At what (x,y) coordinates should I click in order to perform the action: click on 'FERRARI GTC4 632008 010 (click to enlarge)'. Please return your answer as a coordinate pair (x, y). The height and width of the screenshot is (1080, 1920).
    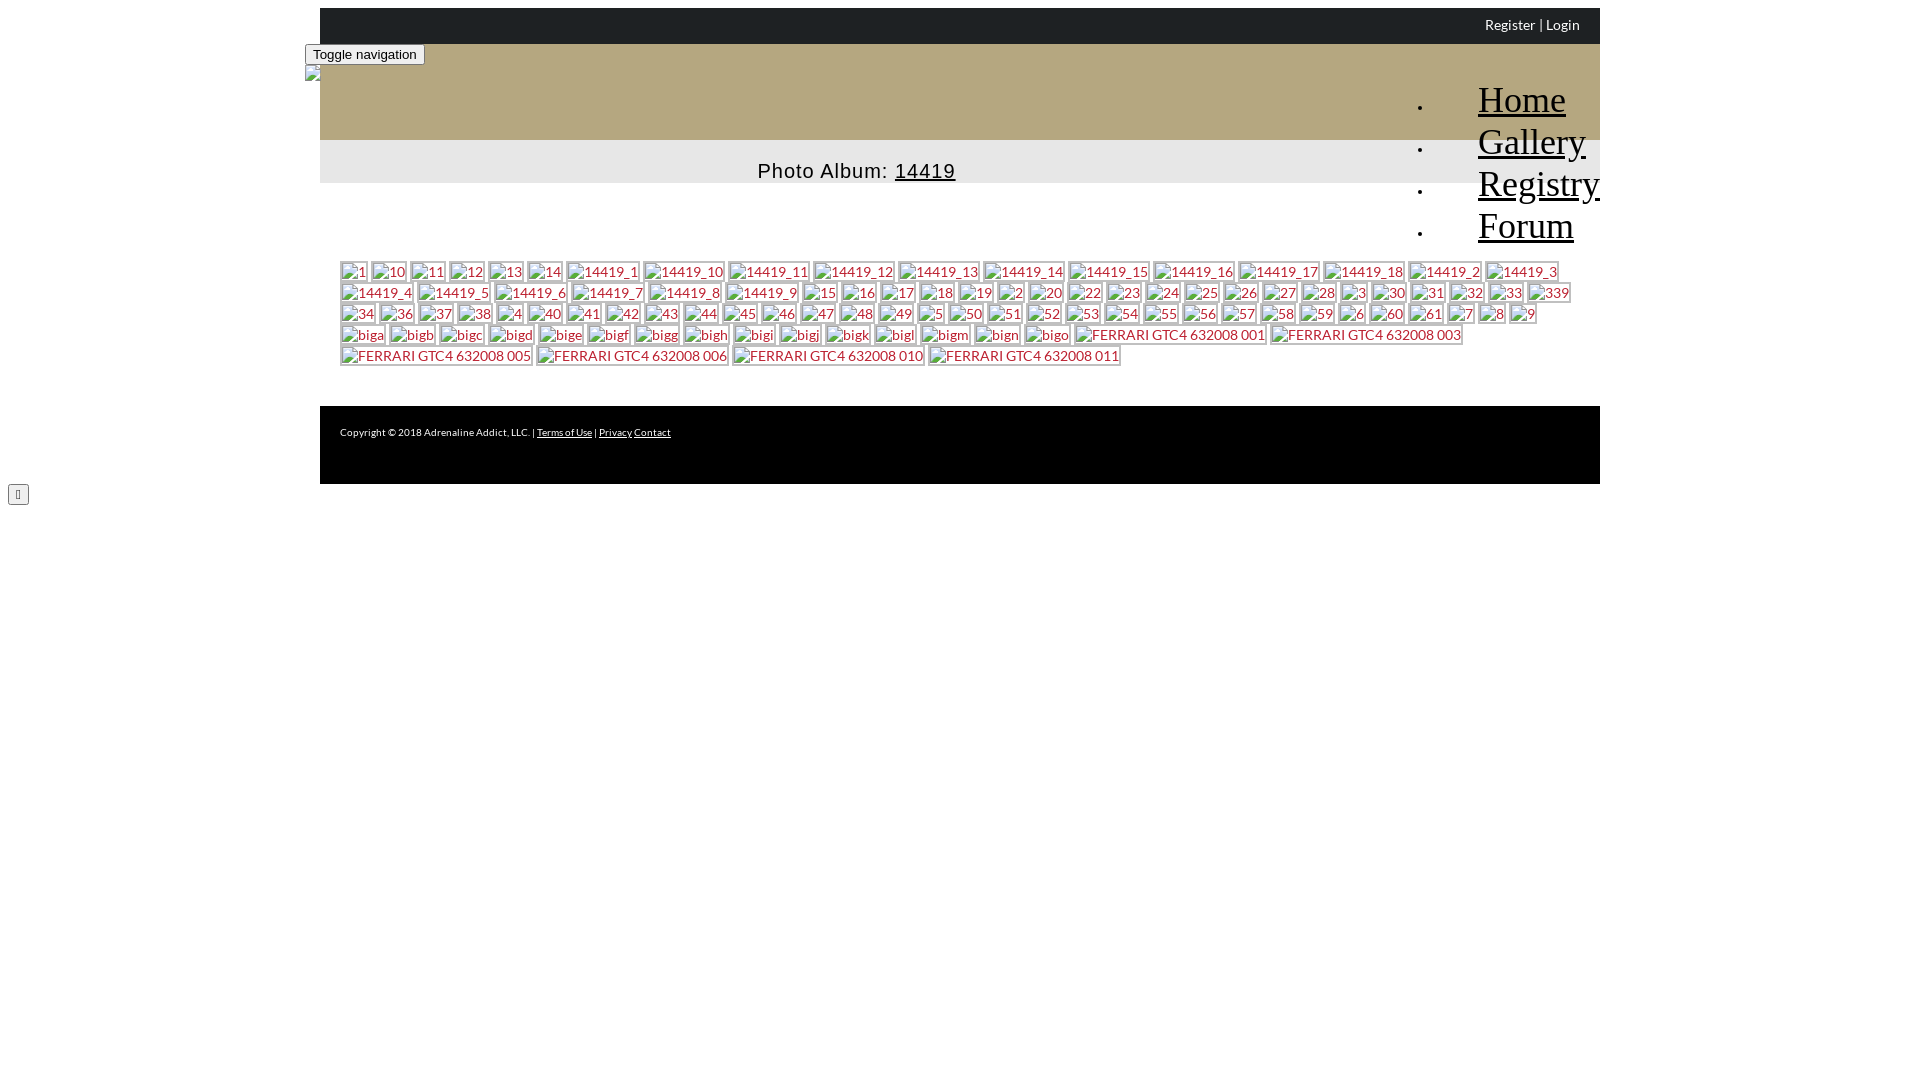
    Looking at the image, I should click on (828, 354).